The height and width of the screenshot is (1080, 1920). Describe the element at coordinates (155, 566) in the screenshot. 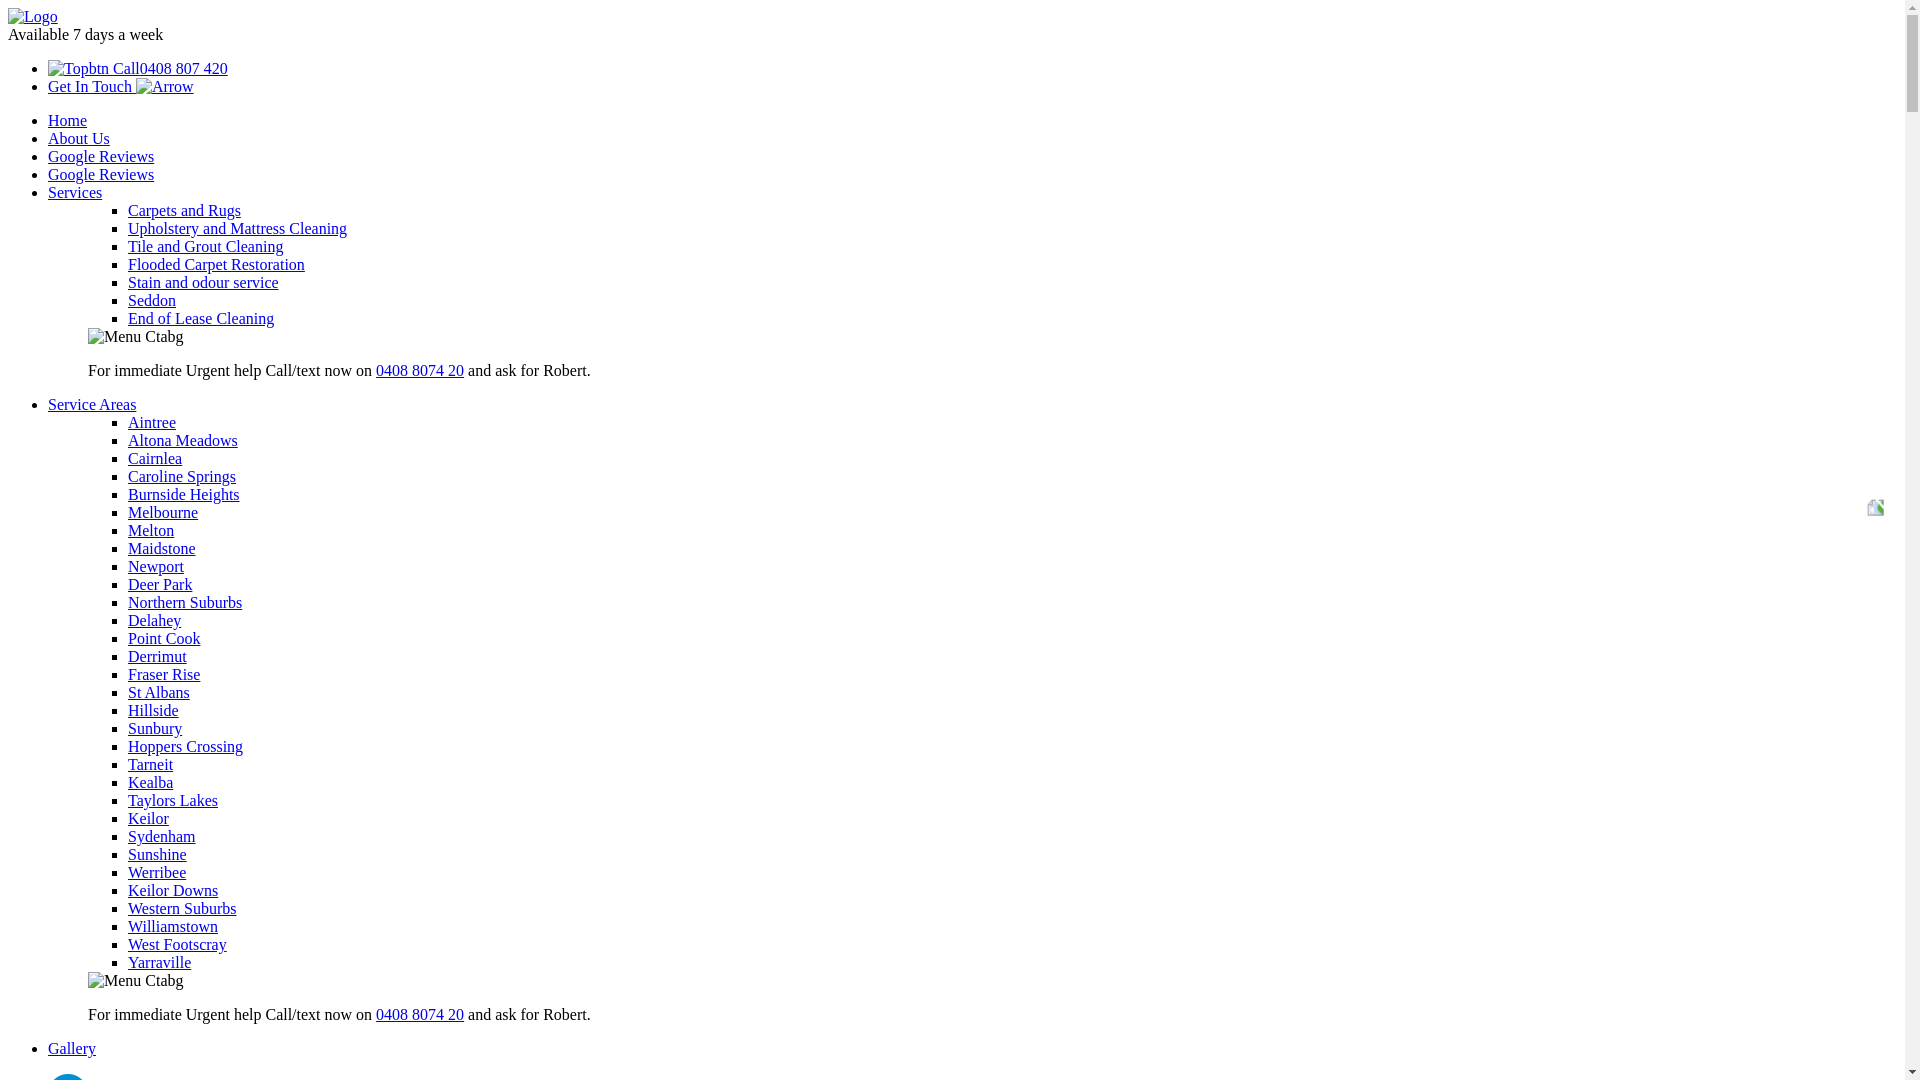

I see `'Newport'` at that location.